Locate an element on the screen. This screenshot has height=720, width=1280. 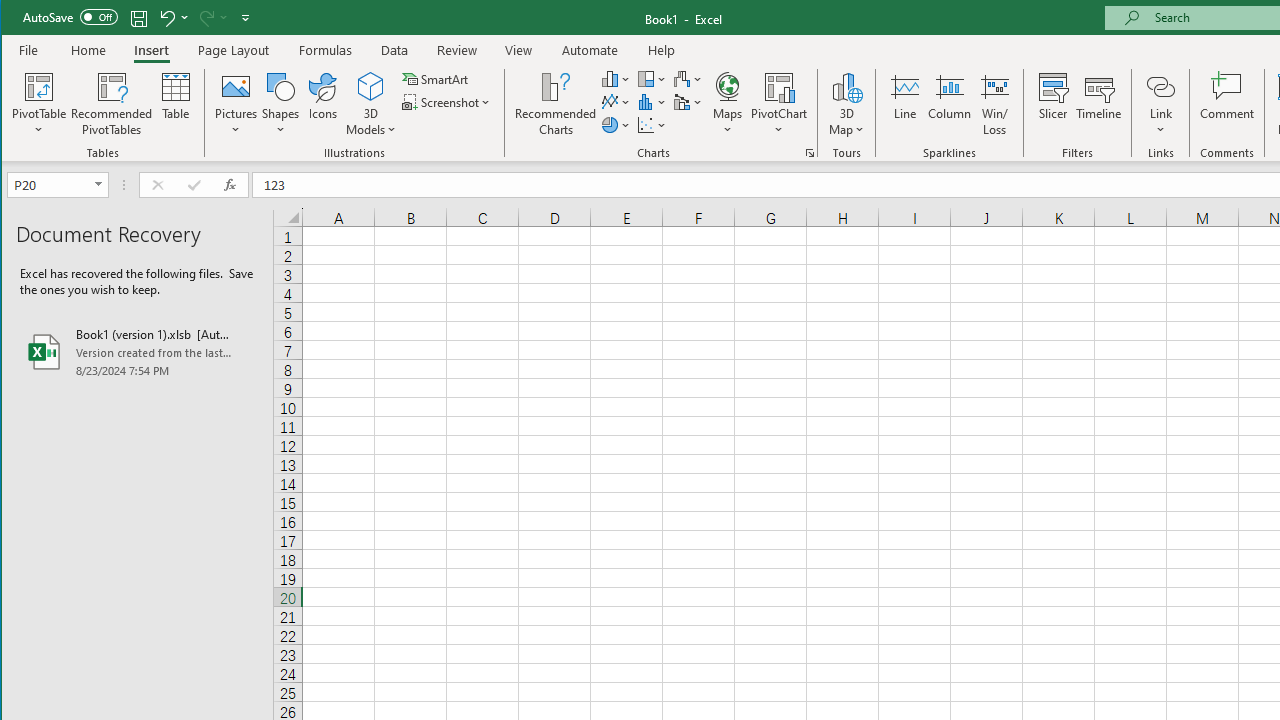
'Save' is located at coordinates (138, 17).